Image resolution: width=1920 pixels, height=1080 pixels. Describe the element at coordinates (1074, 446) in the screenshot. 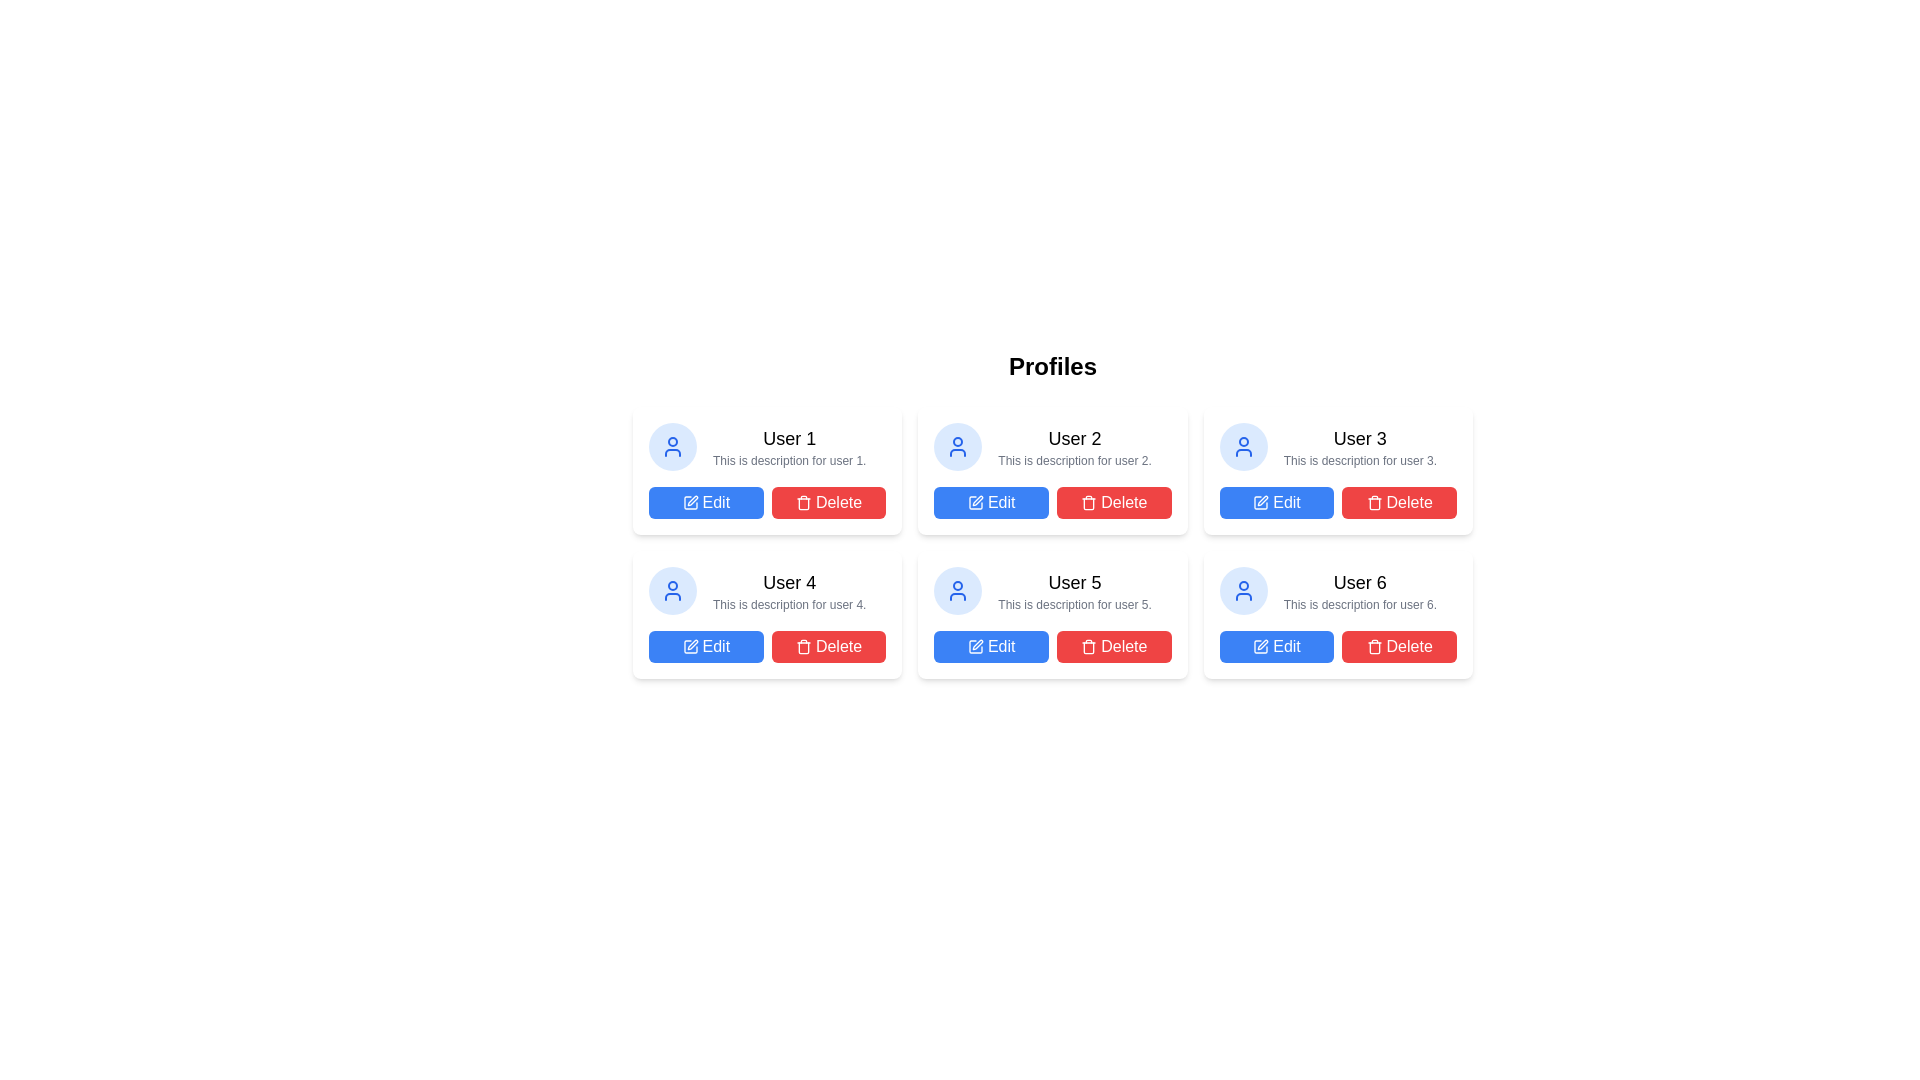

I see `the Text block that provides the name and description of the profile labeled 'User 2', located in the central column under the 'Profiles' section` at that location.